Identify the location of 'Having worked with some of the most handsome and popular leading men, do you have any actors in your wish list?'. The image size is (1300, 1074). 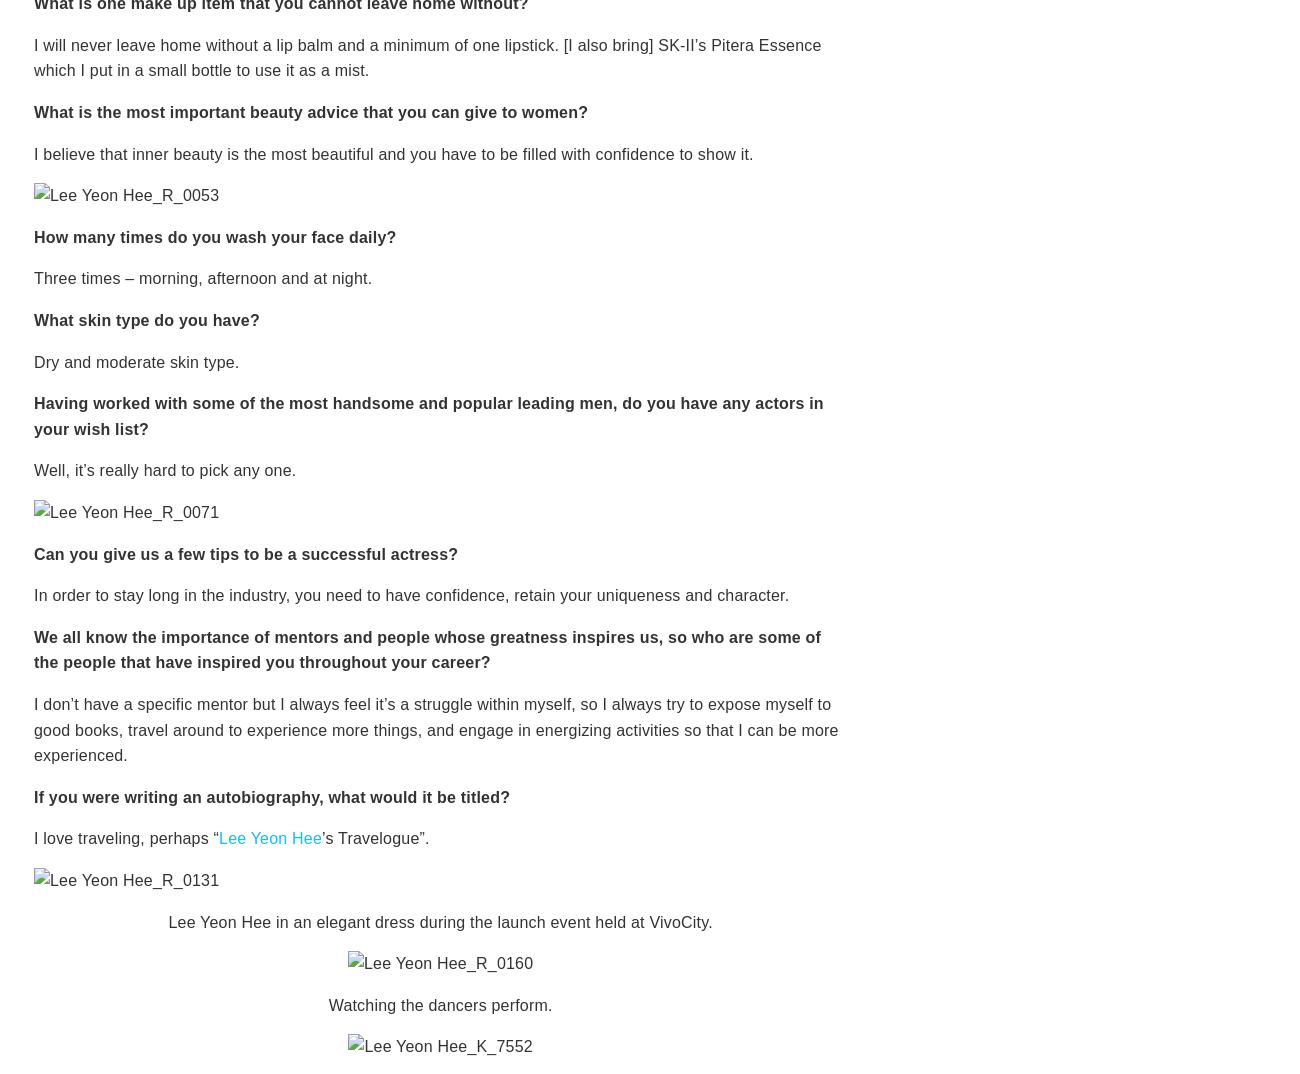
(33, 415).